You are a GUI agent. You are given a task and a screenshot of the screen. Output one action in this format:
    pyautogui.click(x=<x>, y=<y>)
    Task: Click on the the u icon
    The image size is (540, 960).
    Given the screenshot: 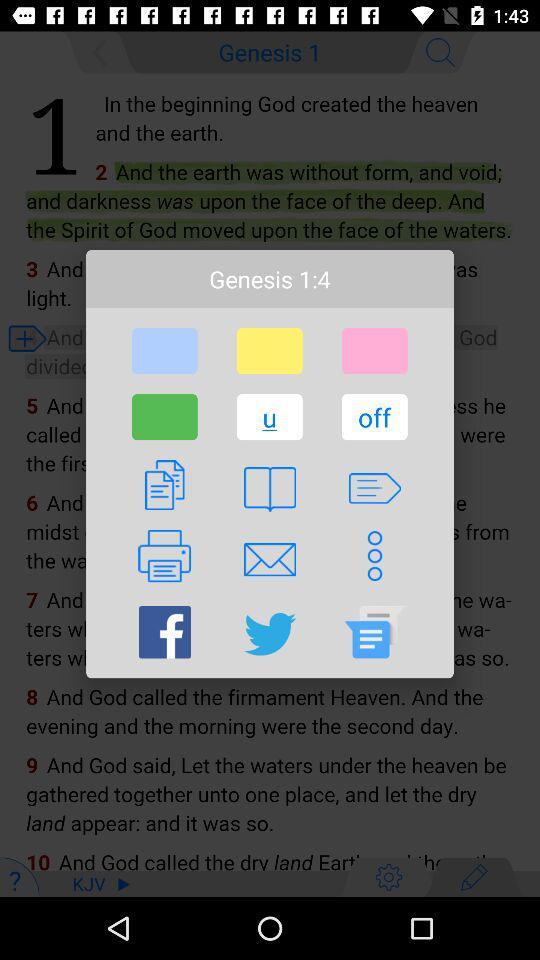 What is the action you would take?
    pyautogui.click(x=269, y=416)
    